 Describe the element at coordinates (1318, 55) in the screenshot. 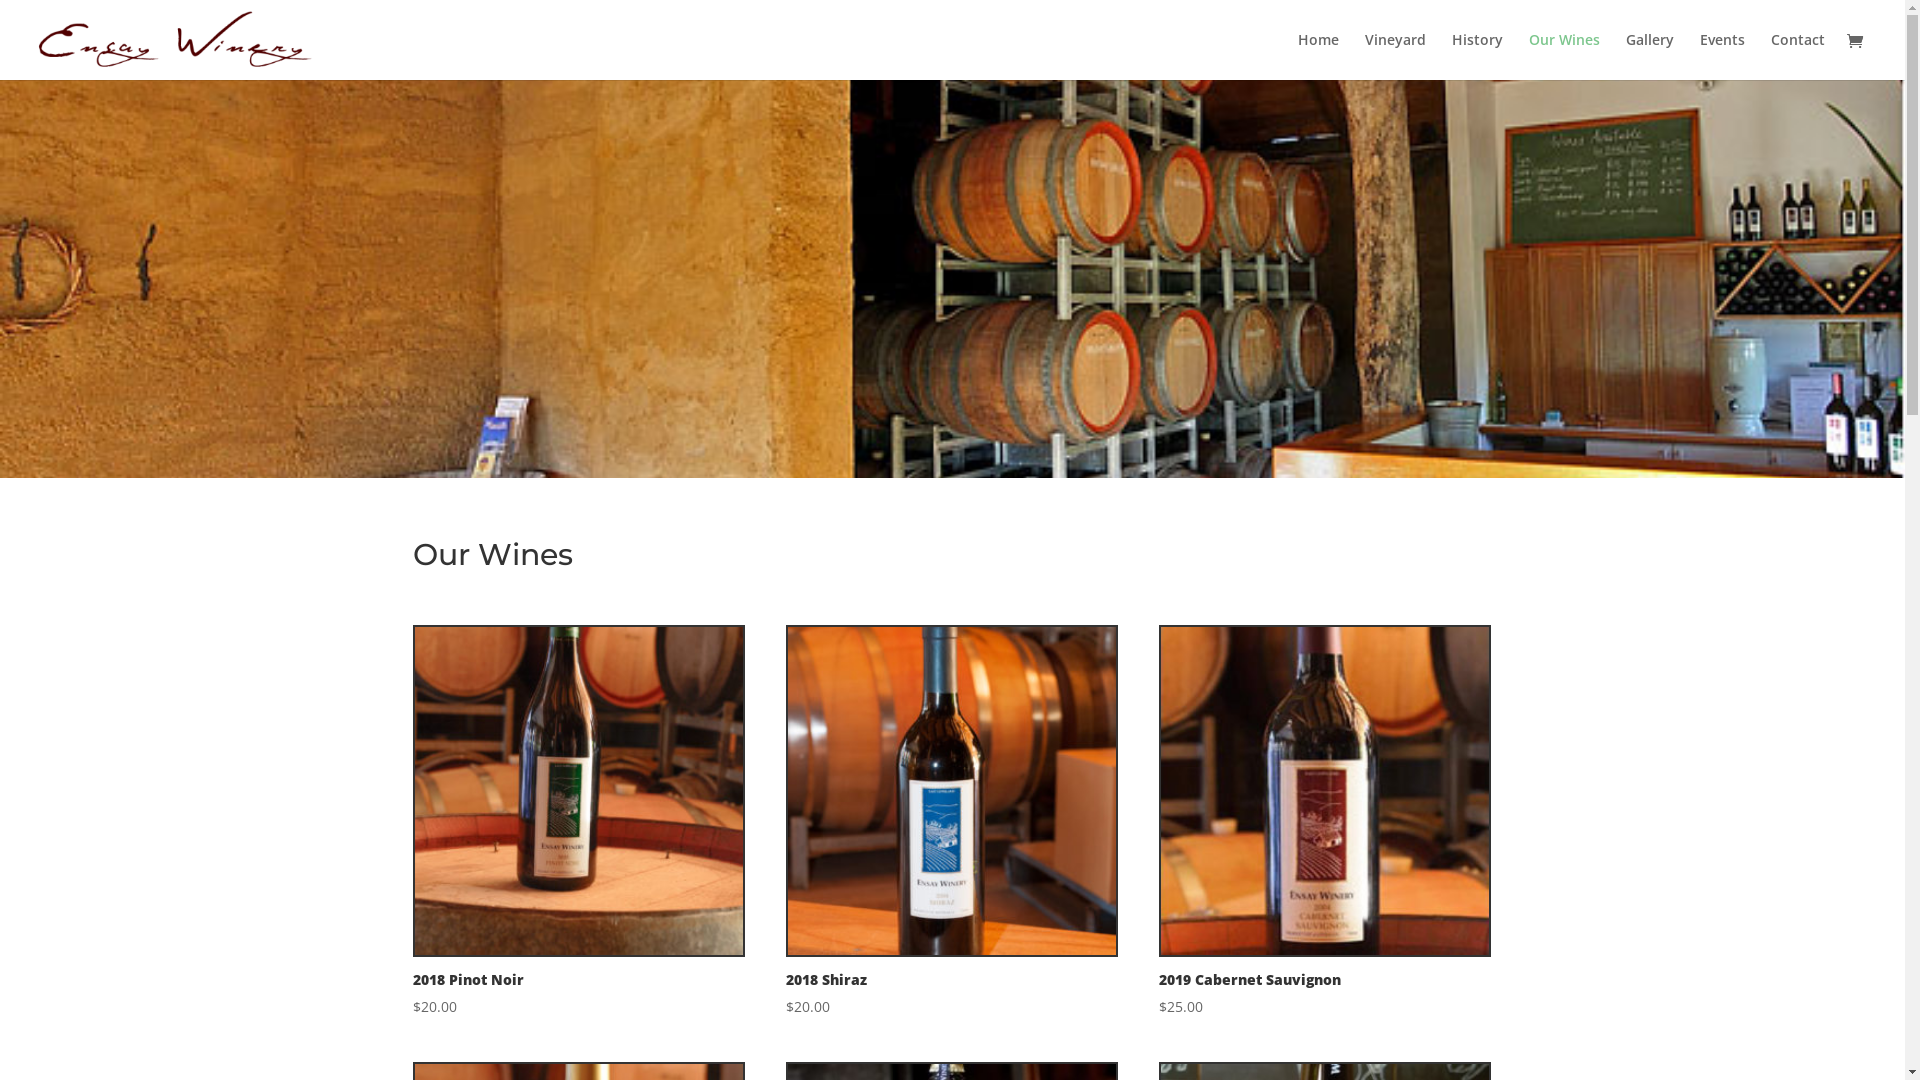

I see `'Home'` at that location.